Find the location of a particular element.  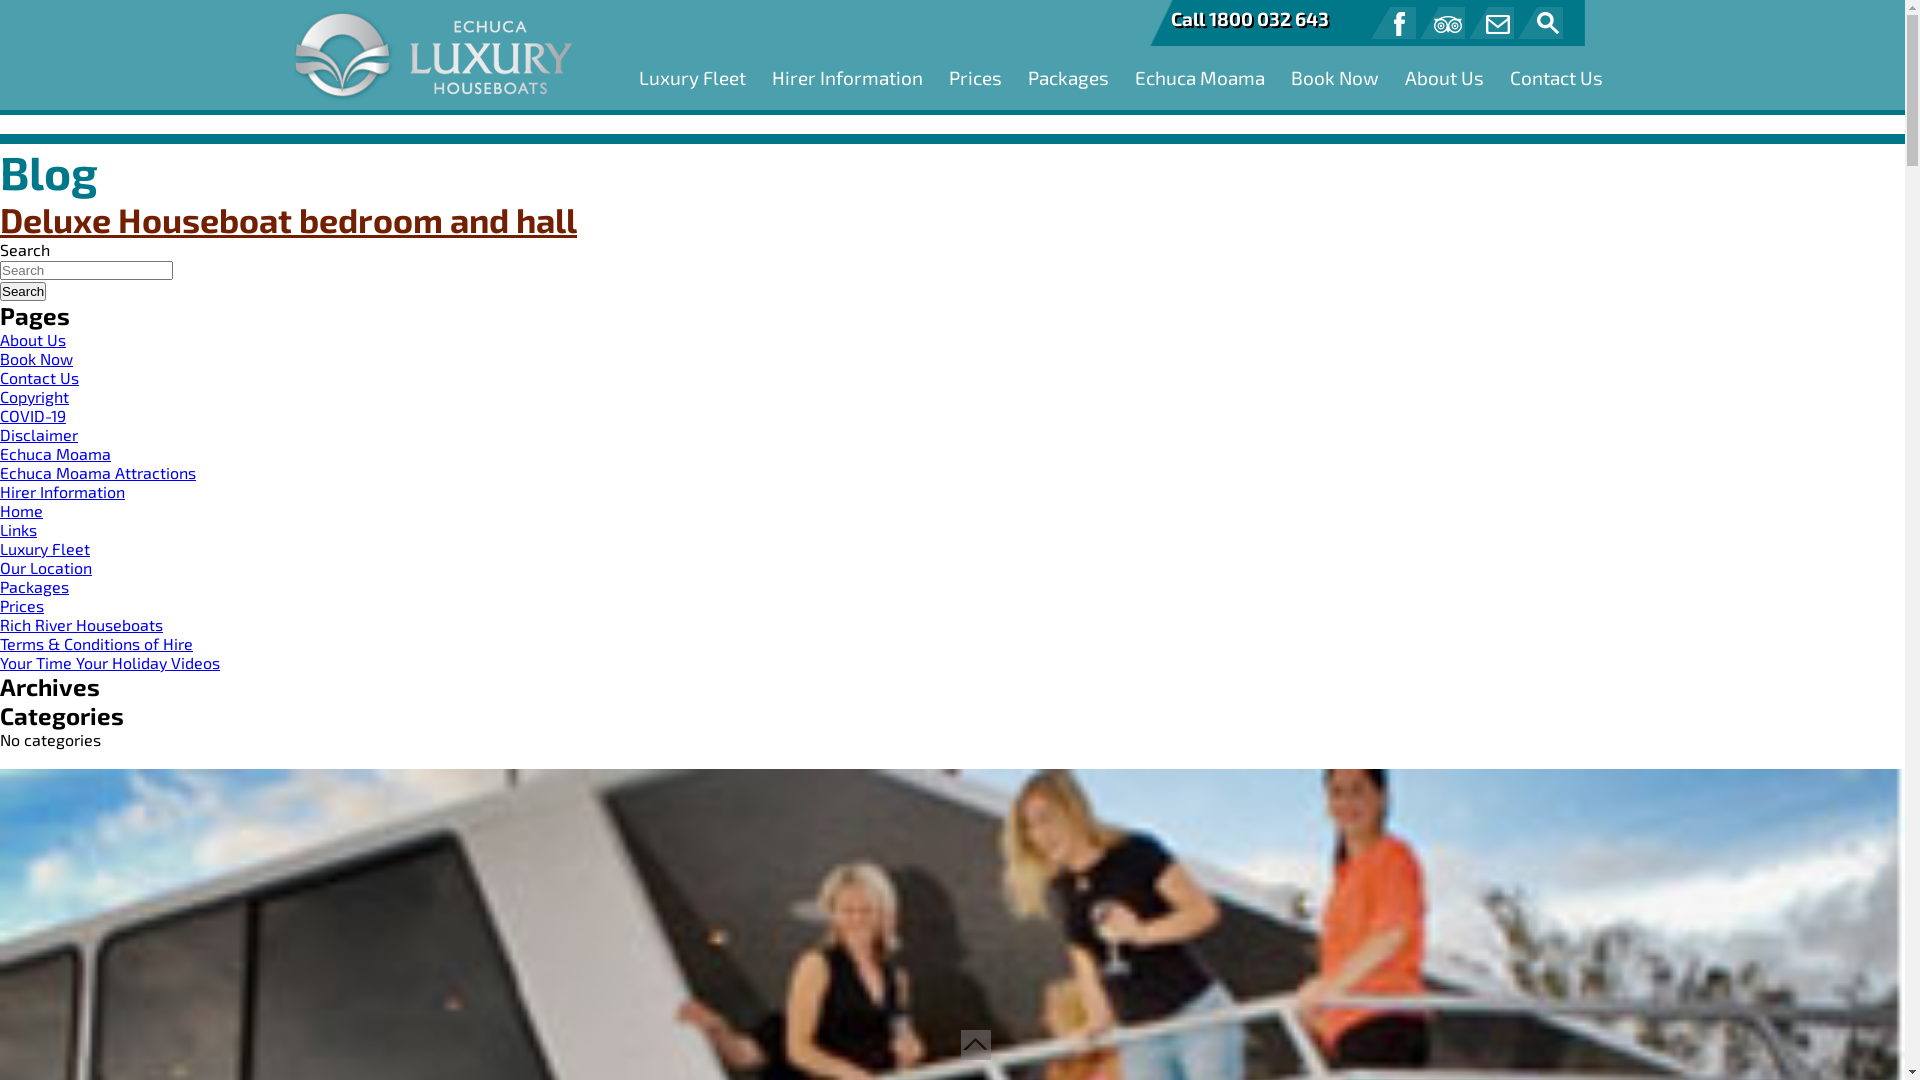

'Luxury Fleet' is located at coordinates (0, 548).